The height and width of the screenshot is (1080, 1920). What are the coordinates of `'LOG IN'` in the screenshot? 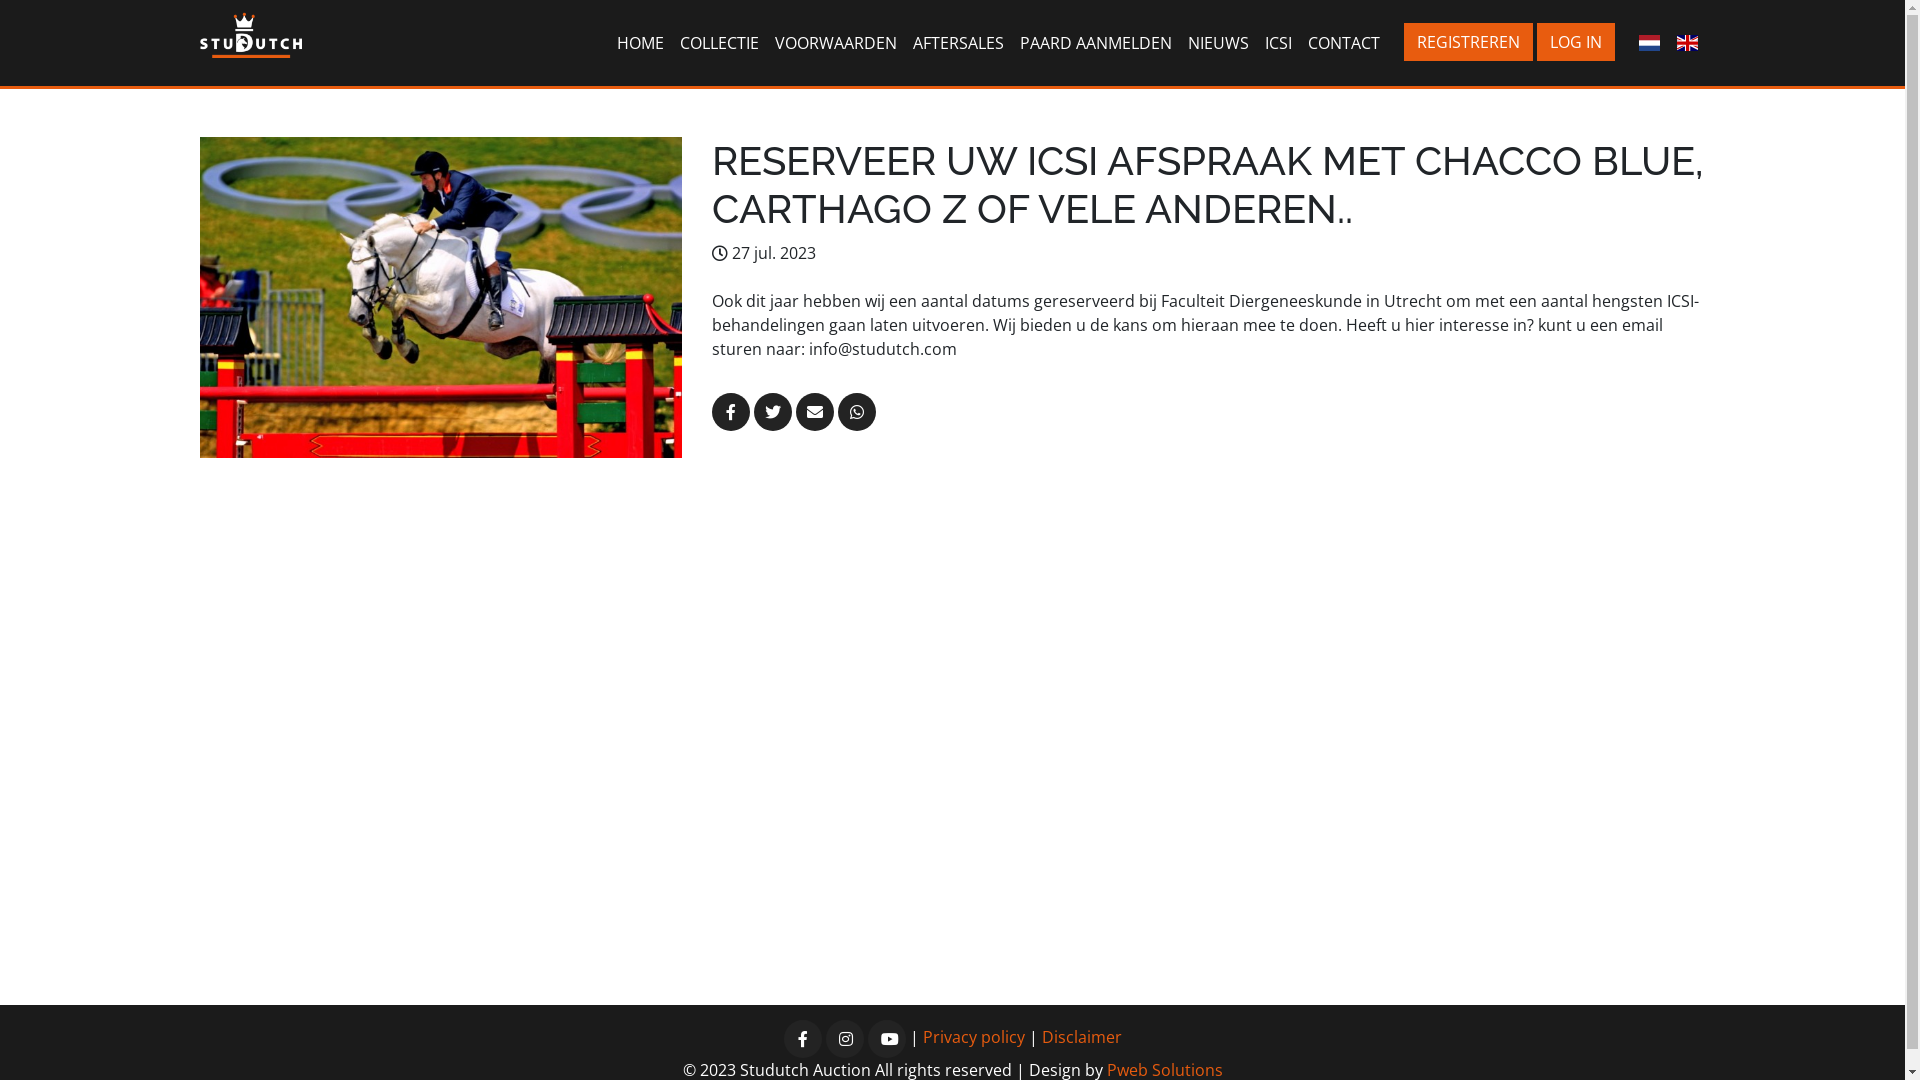 It's located at (1574, 42).